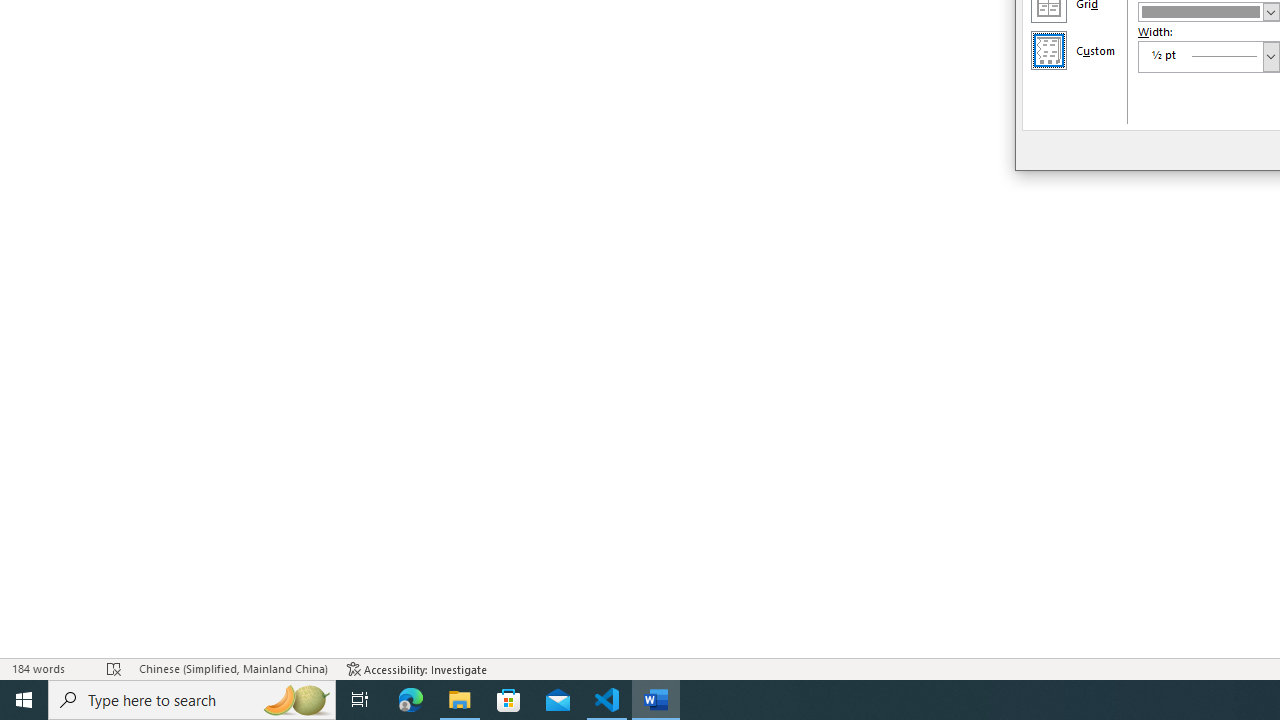 Image resolution: width=1280 pixels, height=720 pixels. Describe the element at coordinates (459, 698) in the screenshot. I see `'File Explorer - 1 running window'` at that location.